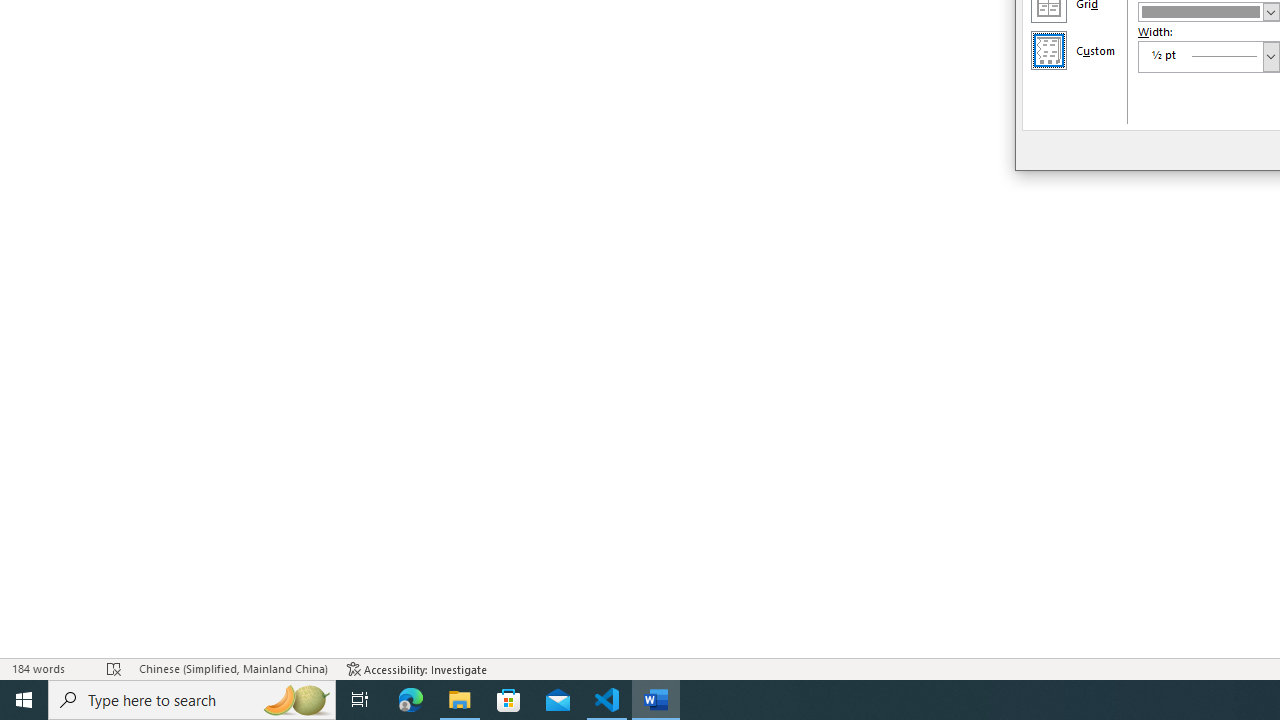 Image resolution: width=1280 pixels, height=720 pixels. Describe the element at coordinates (459, 698) in the screenshot. I see `'File Explorer - 1 running window'` at that location.